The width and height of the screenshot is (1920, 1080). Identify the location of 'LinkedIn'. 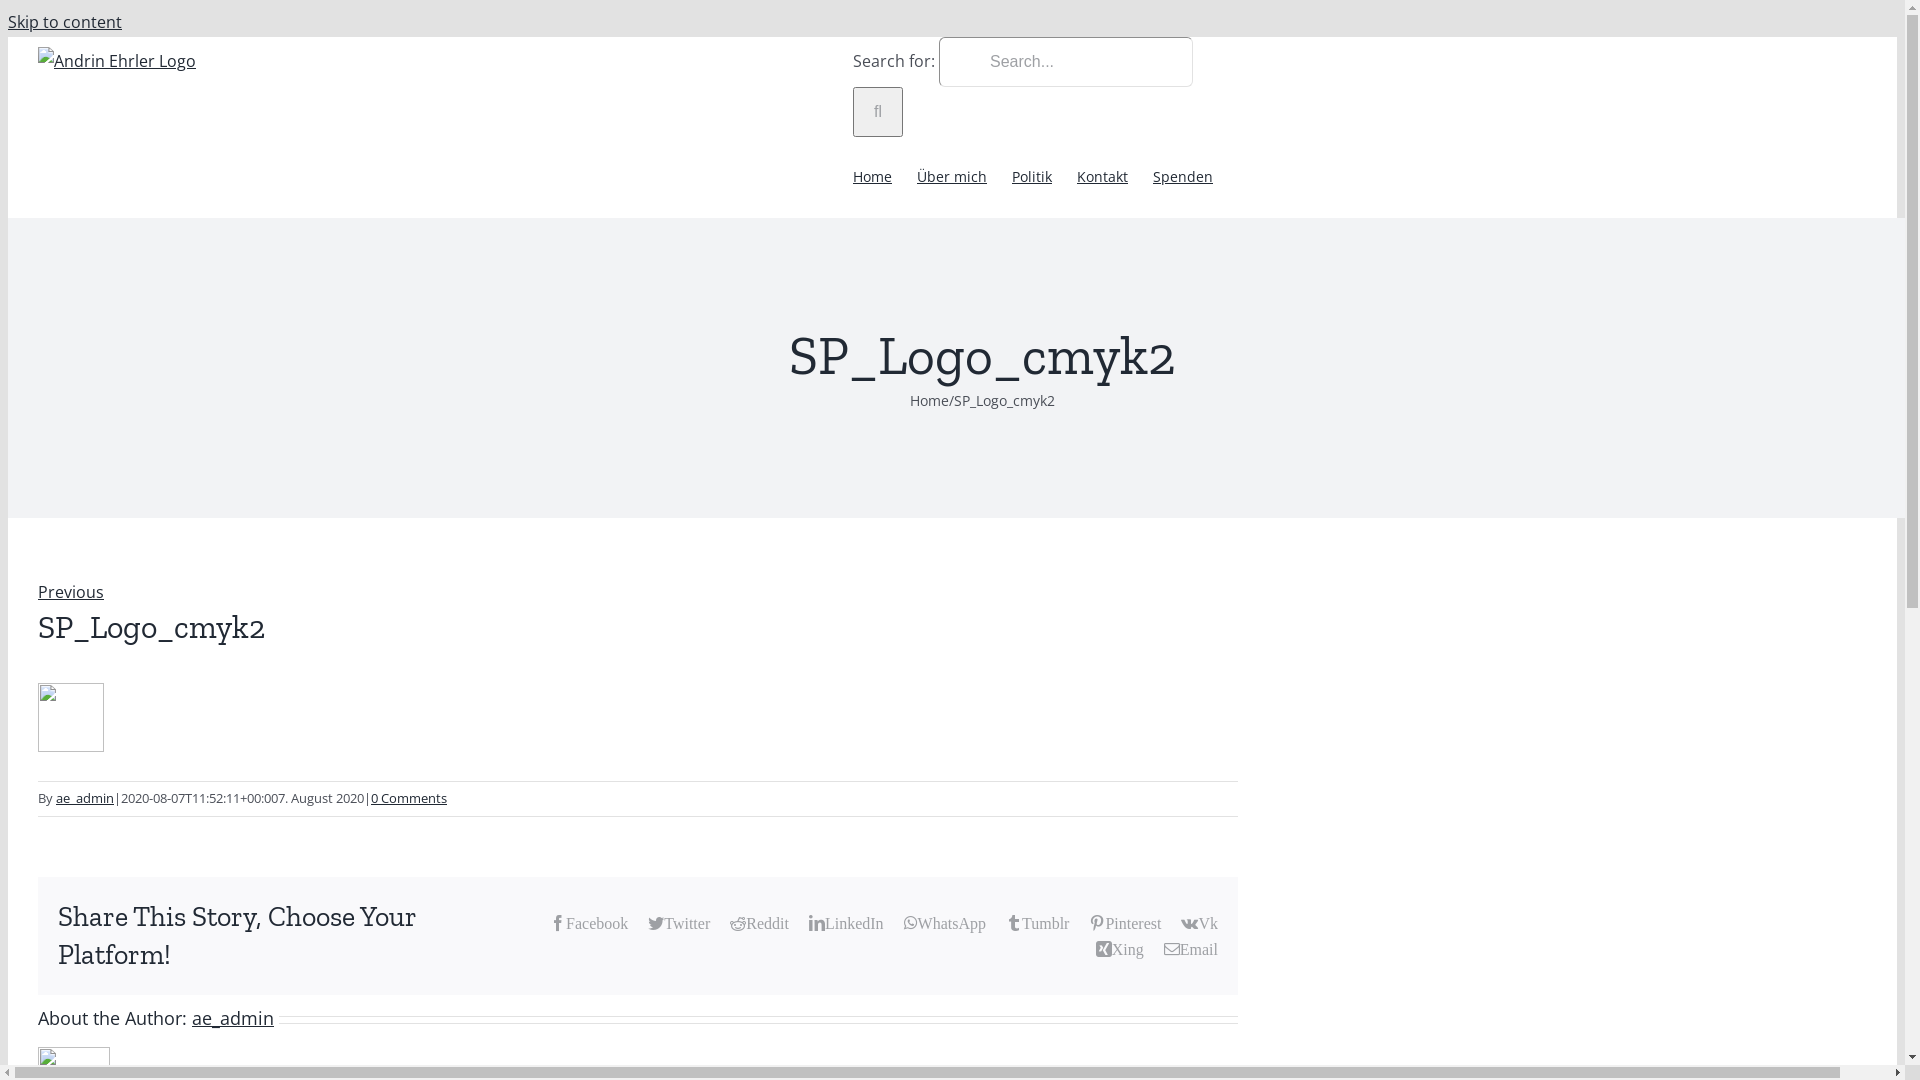
(846, 922).